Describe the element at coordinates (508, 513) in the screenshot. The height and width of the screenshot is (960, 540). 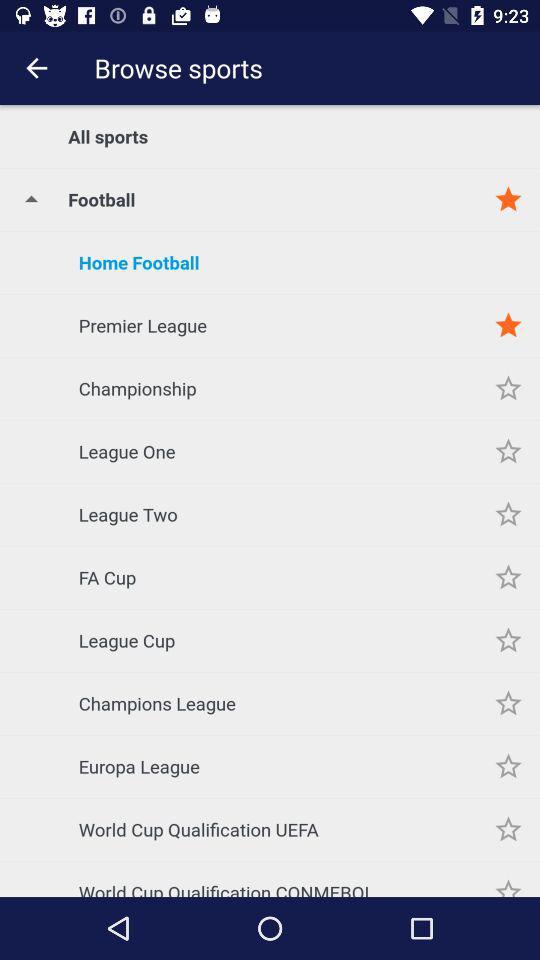
I see `this` at that location.